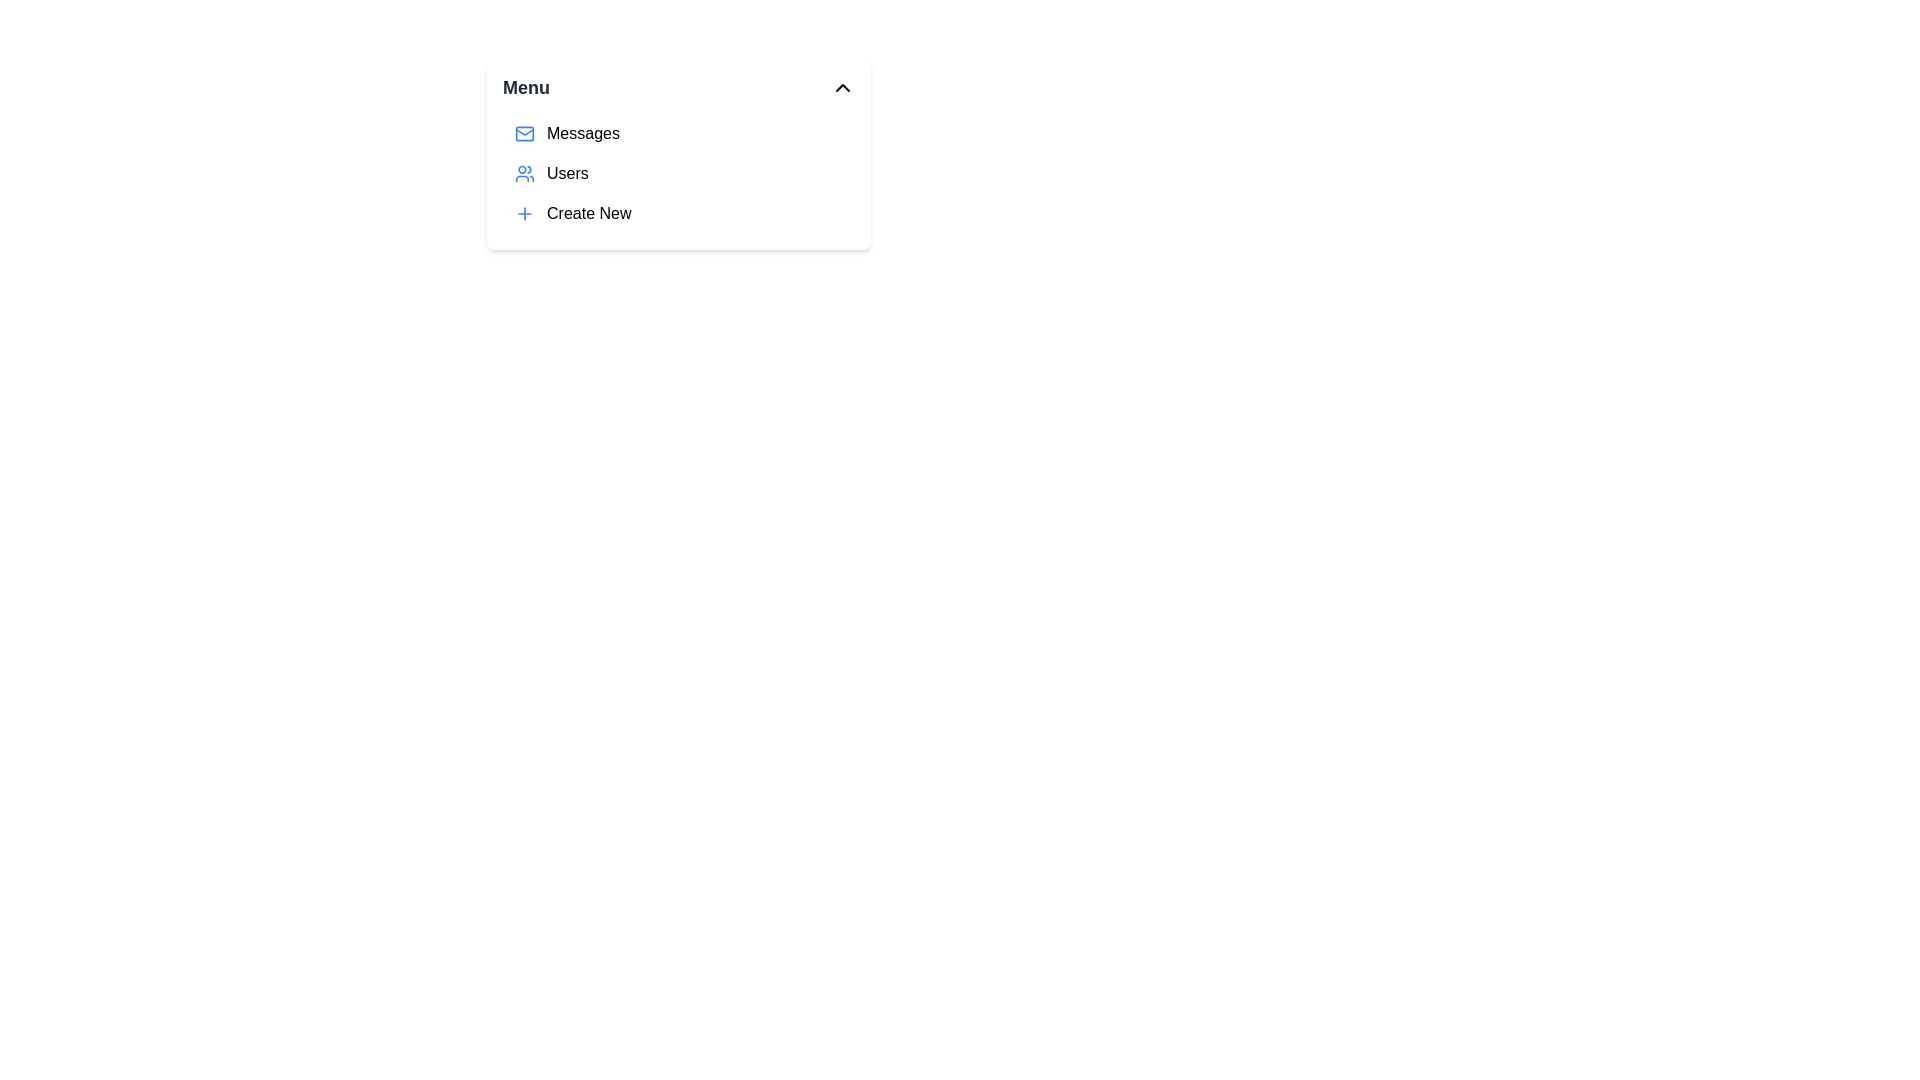  Describe the element at coordinates (566, 172) in the screenshot. I see `the 'Users' text label in the vertical menu list` at that location.